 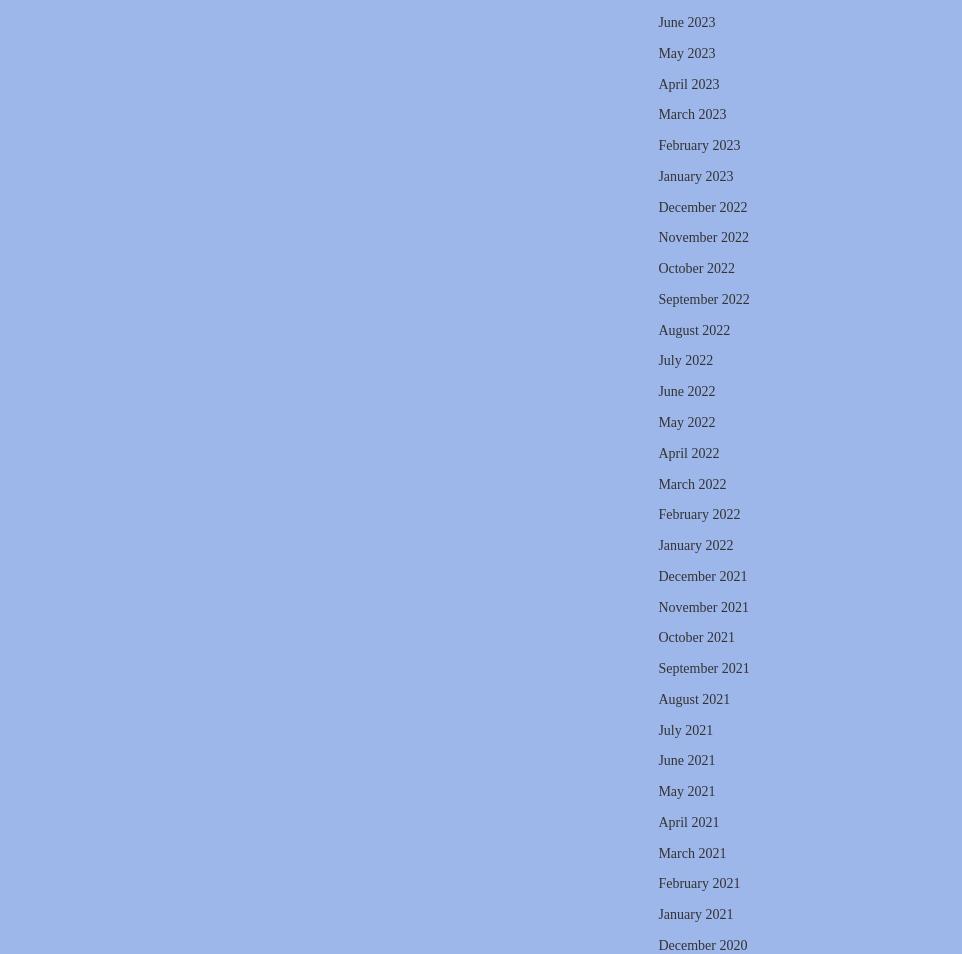 What do you see at coordinates (695, 268) in the screenshot?
I see `'October 2022'` at bounding box center [695, 268].